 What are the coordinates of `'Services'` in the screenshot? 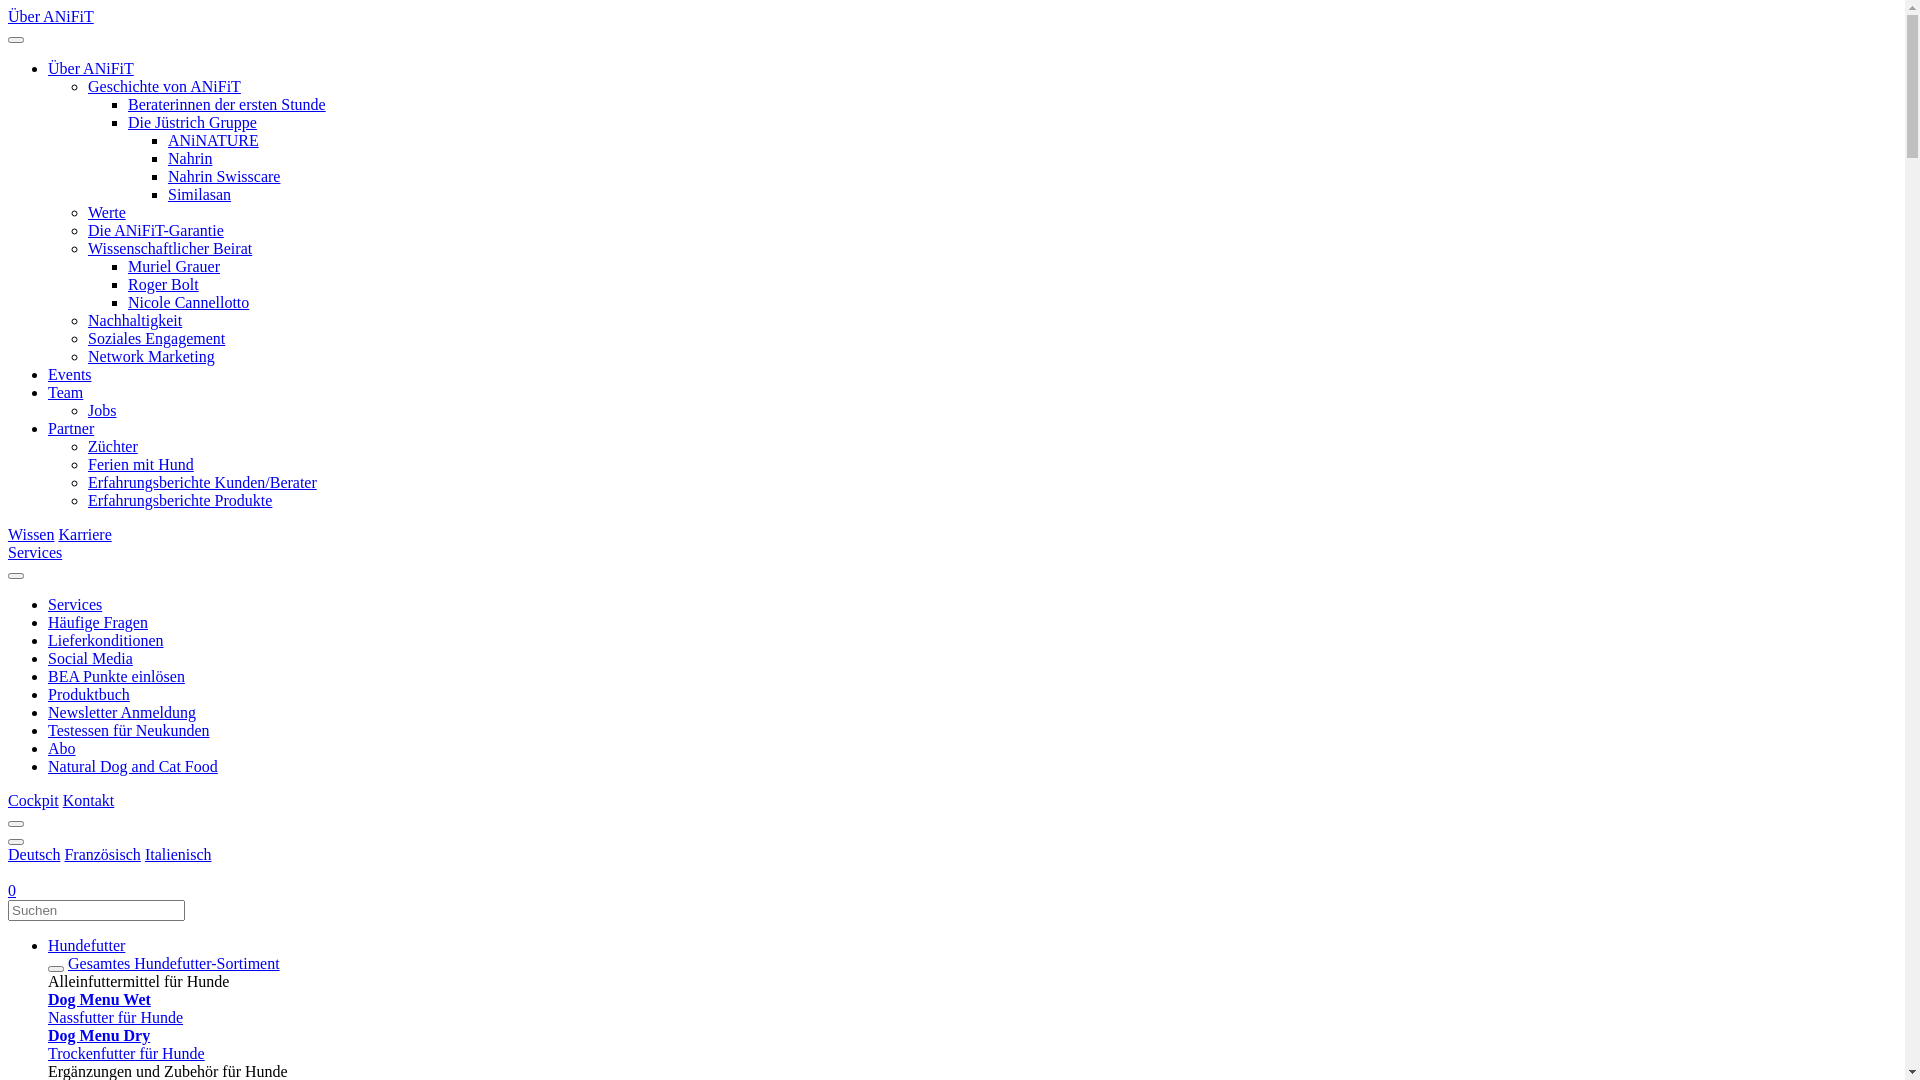 It's located at (75, 603).